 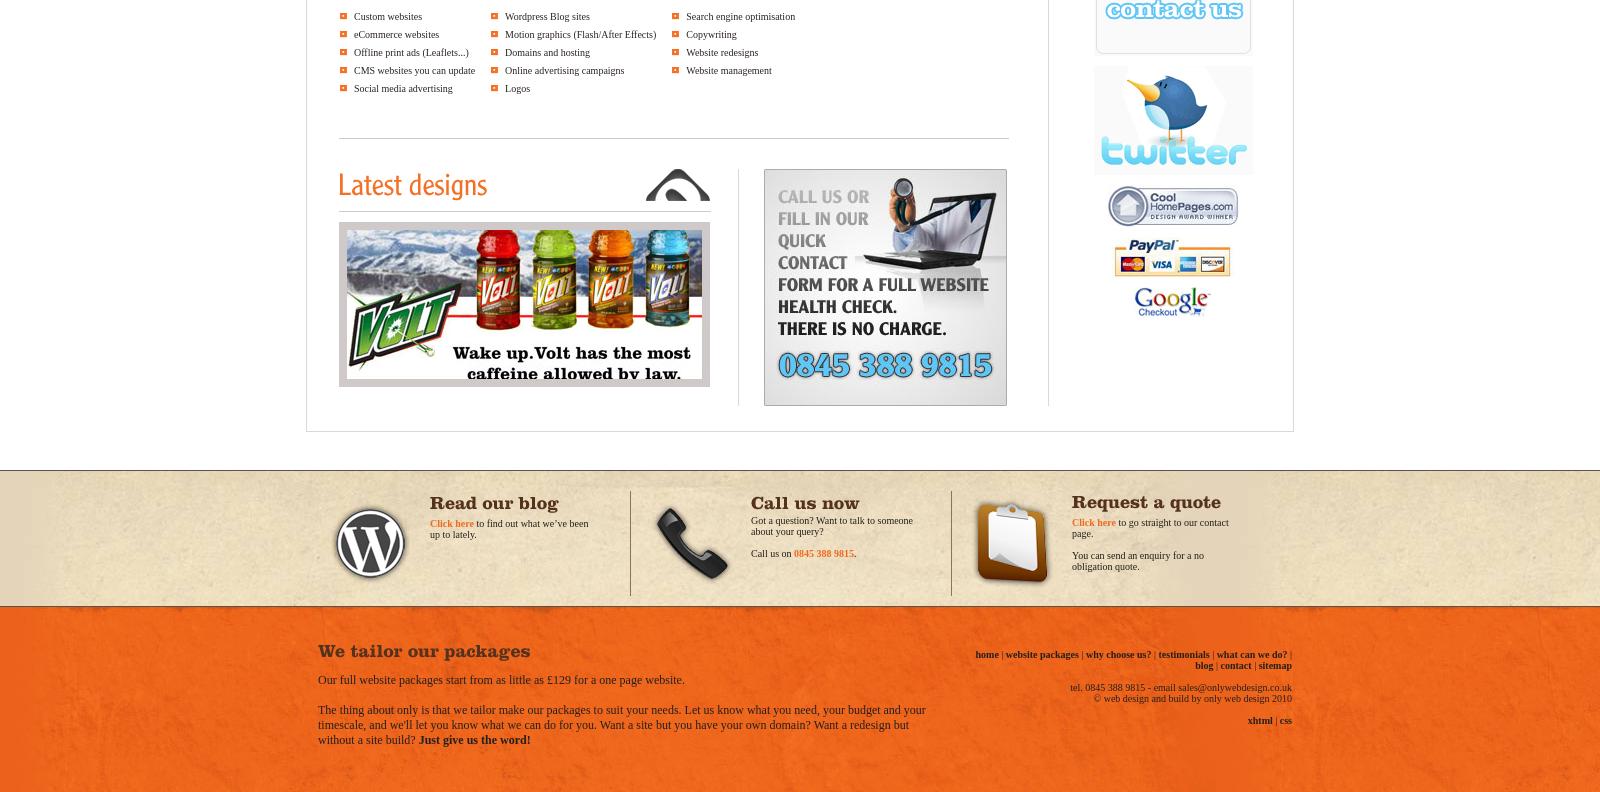 I want to click on 'Custom websites', so click(x=388, y=15).